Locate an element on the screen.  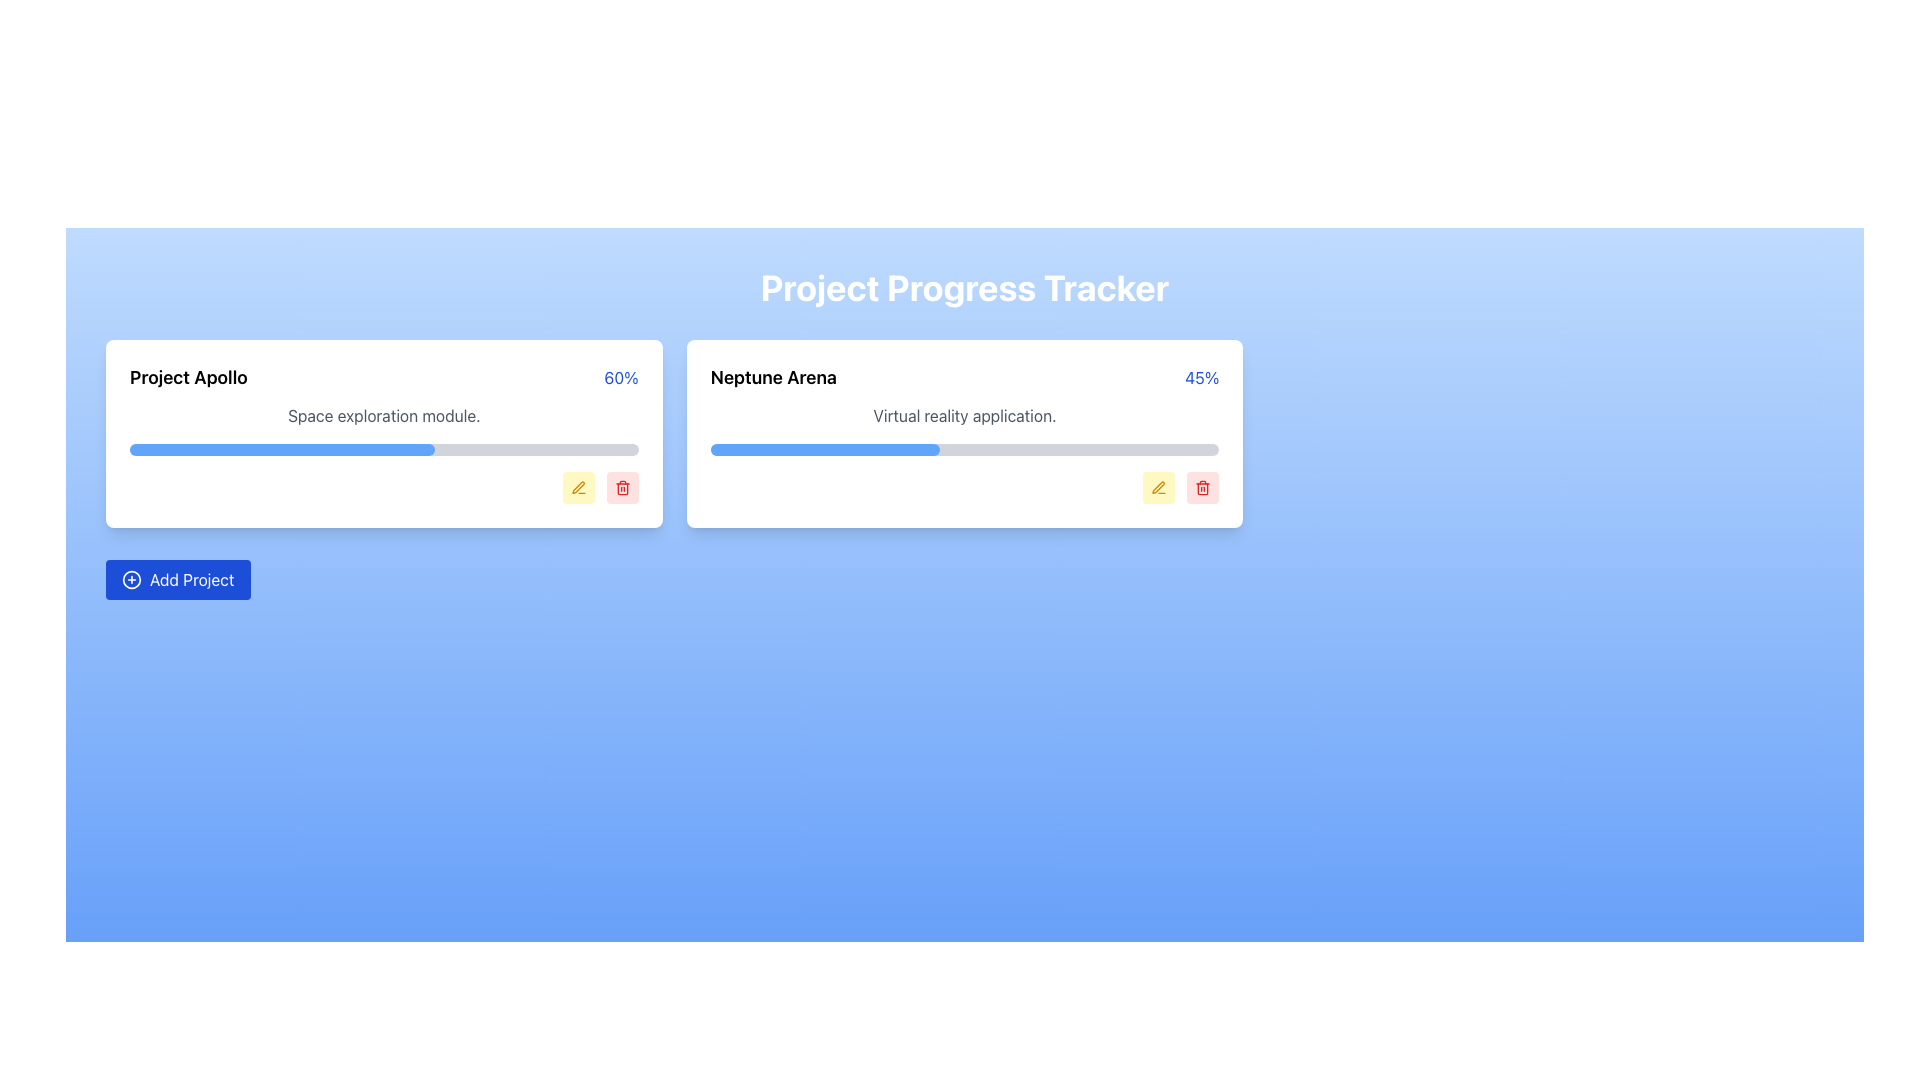
the text label displaying 'Neptune Arena', which is styled with a bold font and positioned to the left of the smaller label '45%' is located at coordinates (772, 378).